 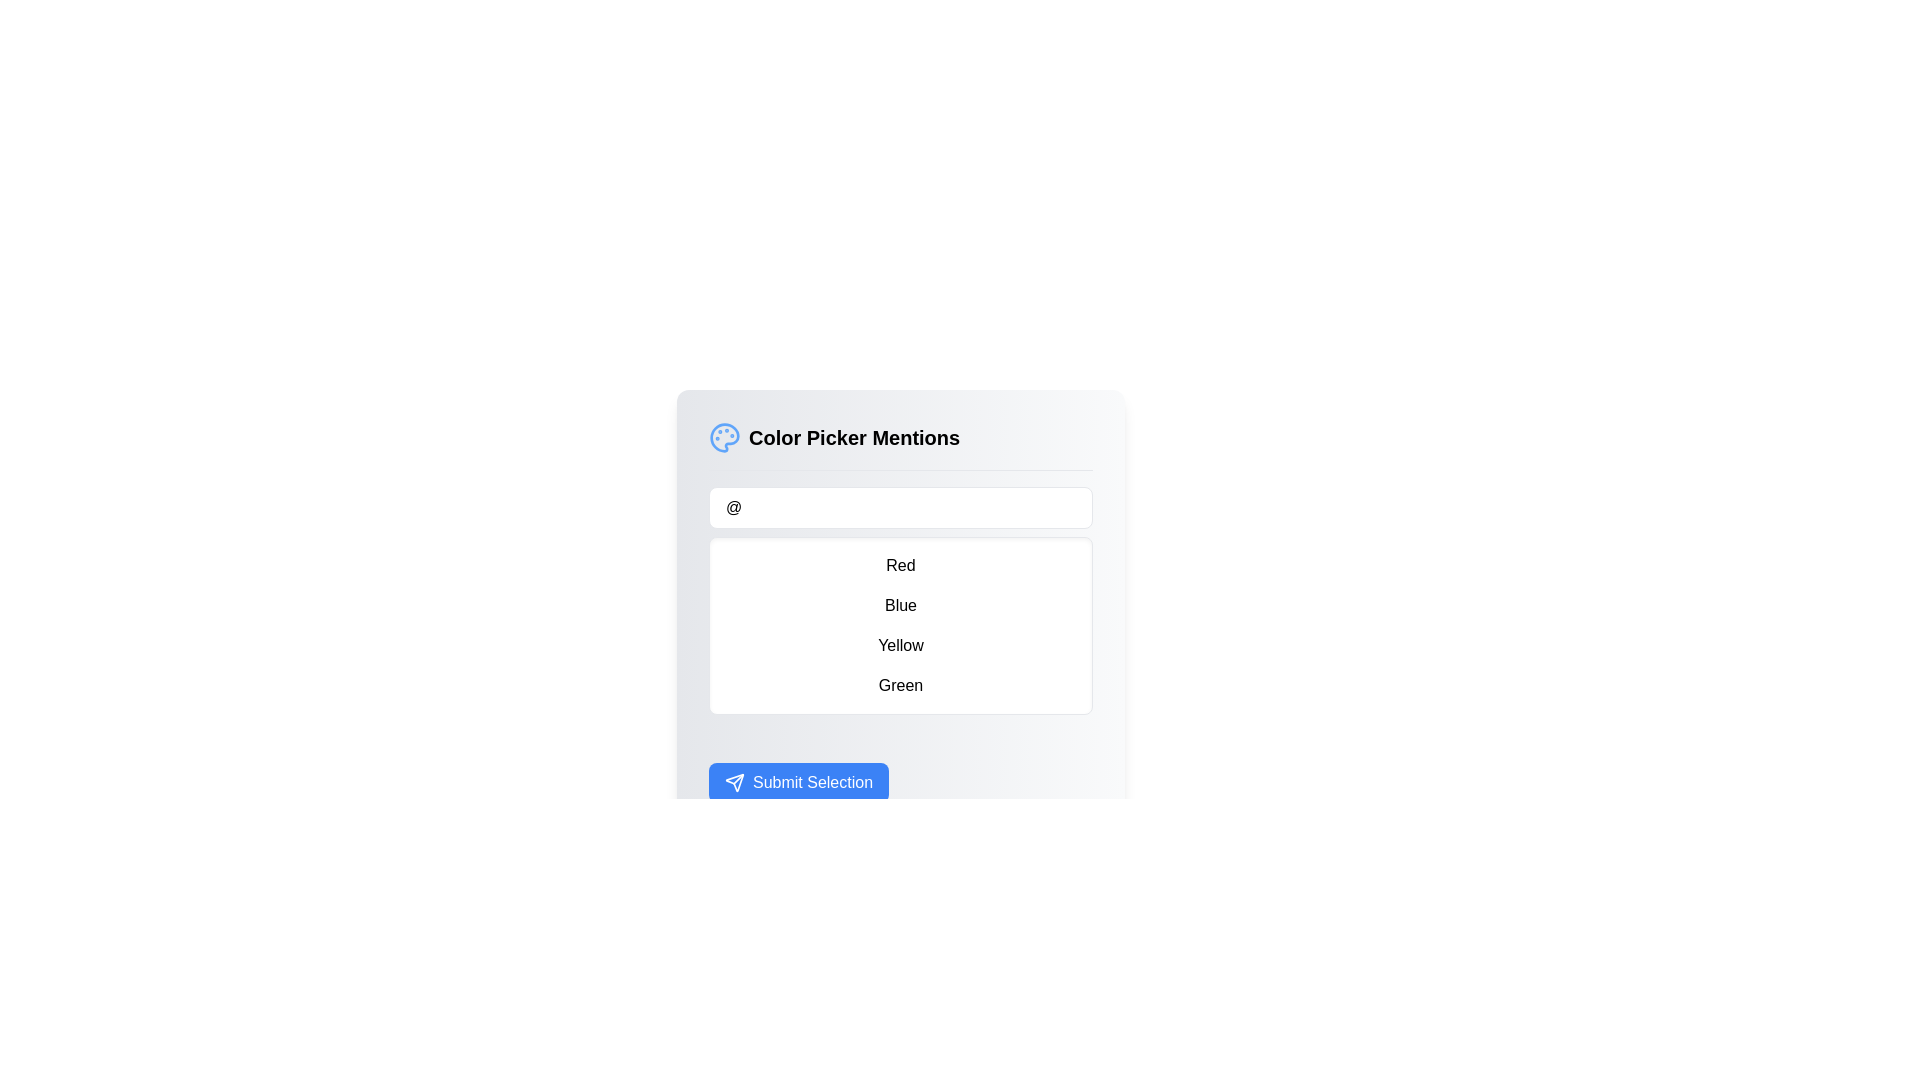 What do you see at coordinates (900, 600) in the screenshot?
I see `the interactive list item labeled 'Blue'` at bounding box center [900, 600].